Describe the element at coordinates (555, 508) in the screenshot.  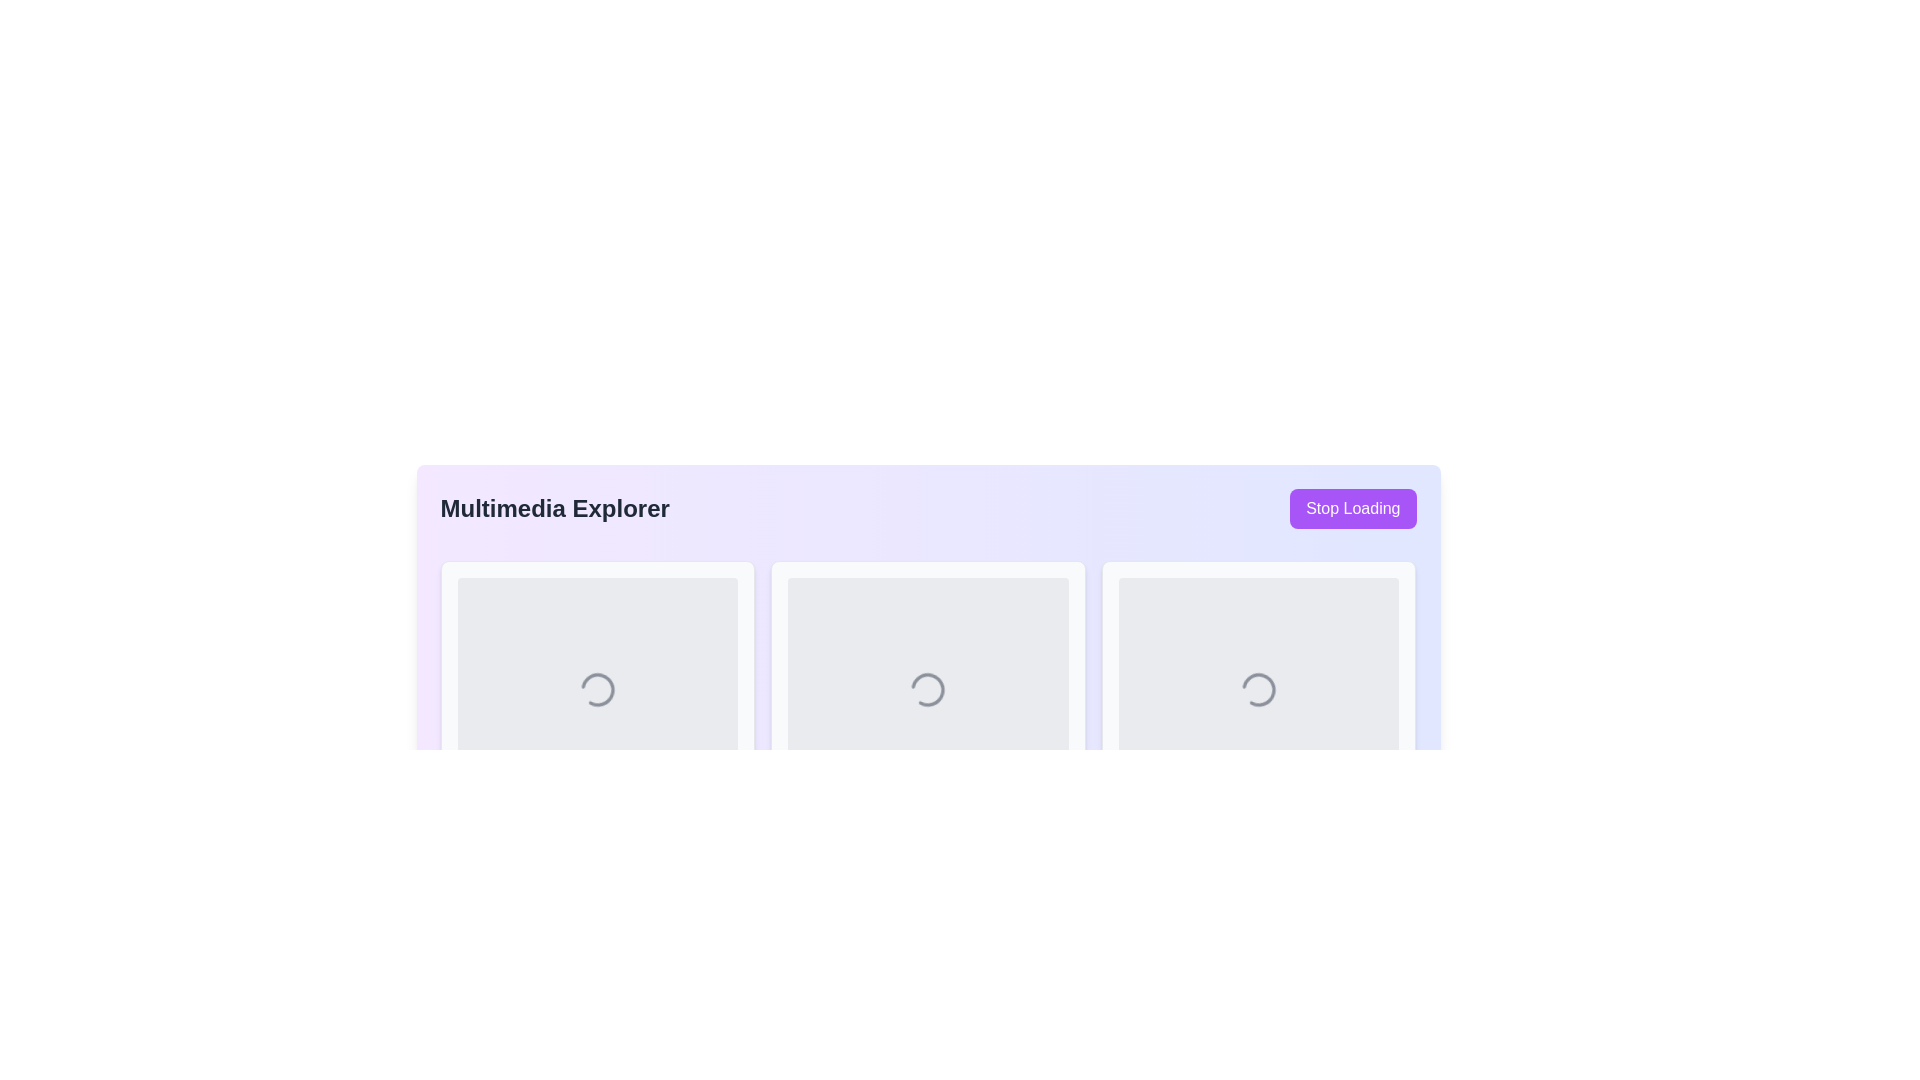
I see `the 'Multimedia Explorer' text label, which serves as a title for the interface and is positioned centrally on the top row` at that location.